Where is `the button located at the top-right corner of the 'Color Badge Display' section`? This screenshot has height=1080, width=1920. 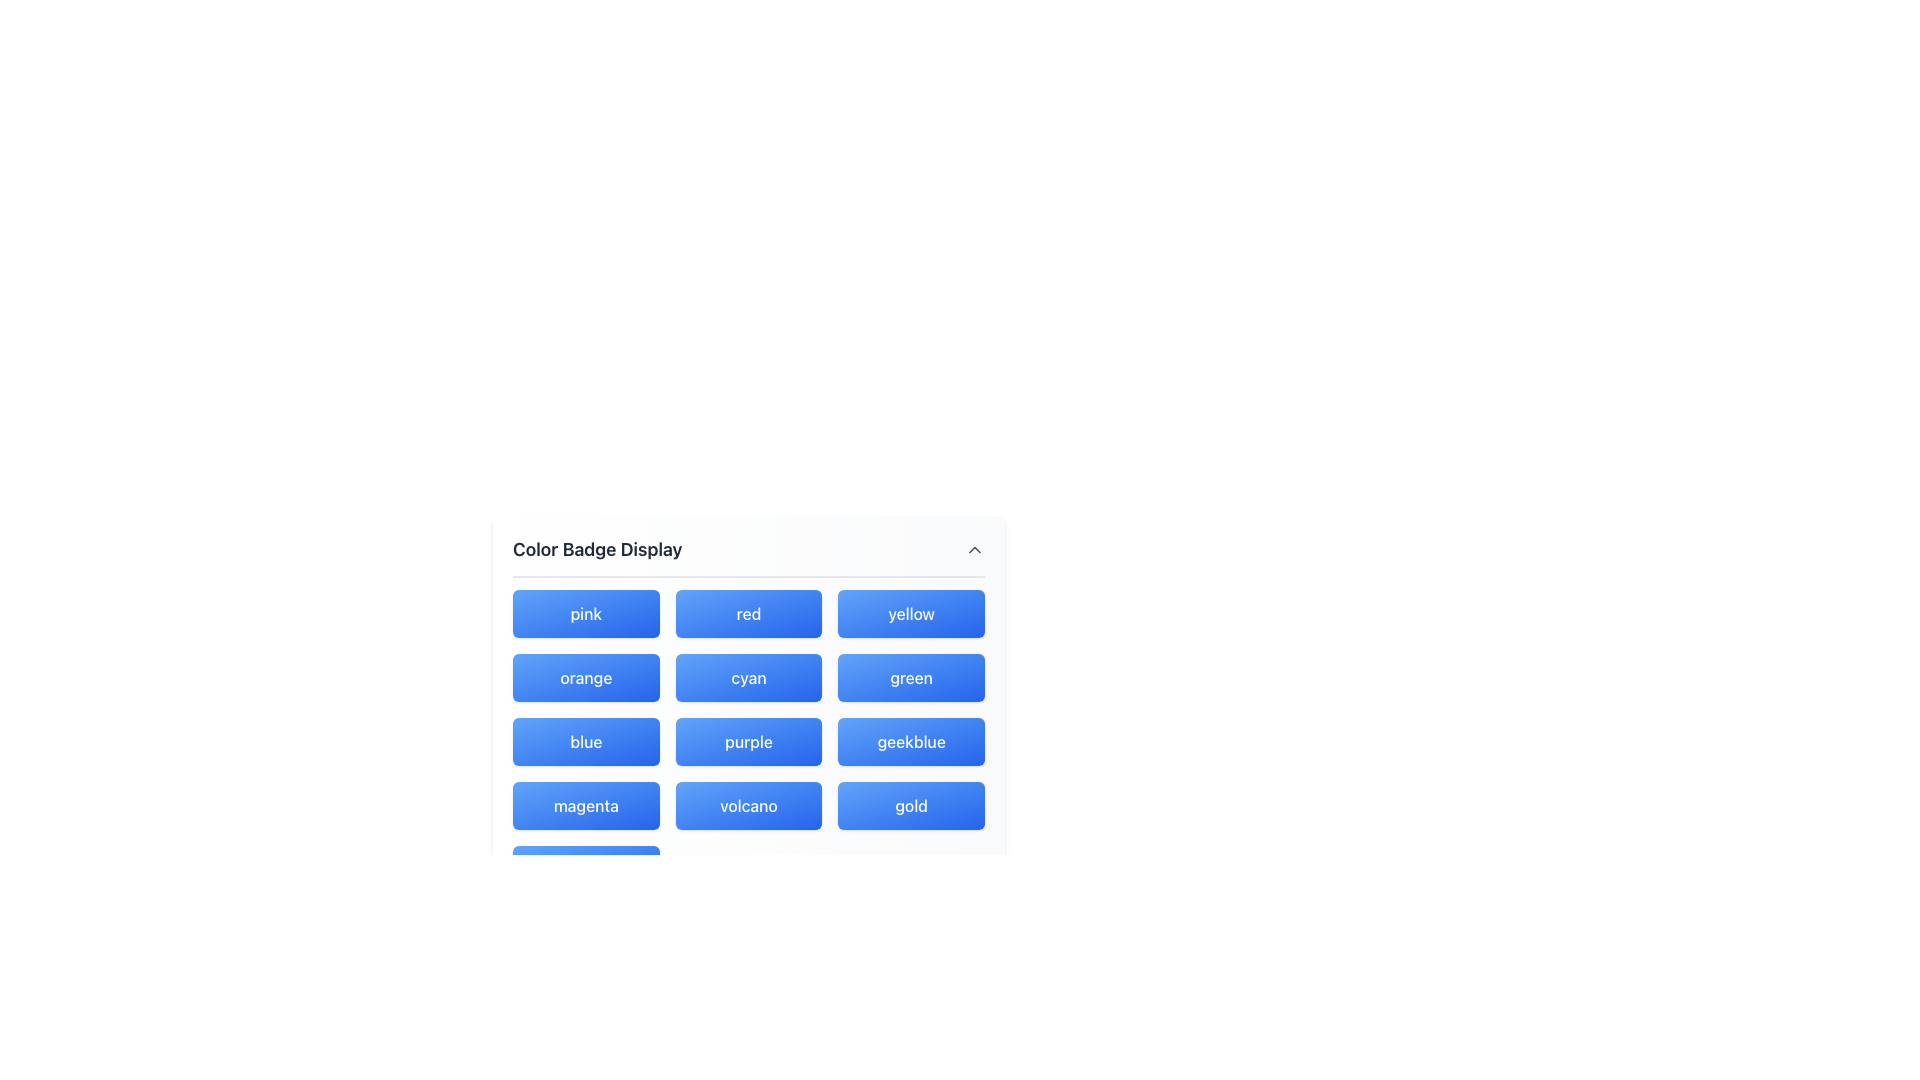 the button located at the top-right corner of the 'Color Badge Display' section is located at coordinates (974, 550).